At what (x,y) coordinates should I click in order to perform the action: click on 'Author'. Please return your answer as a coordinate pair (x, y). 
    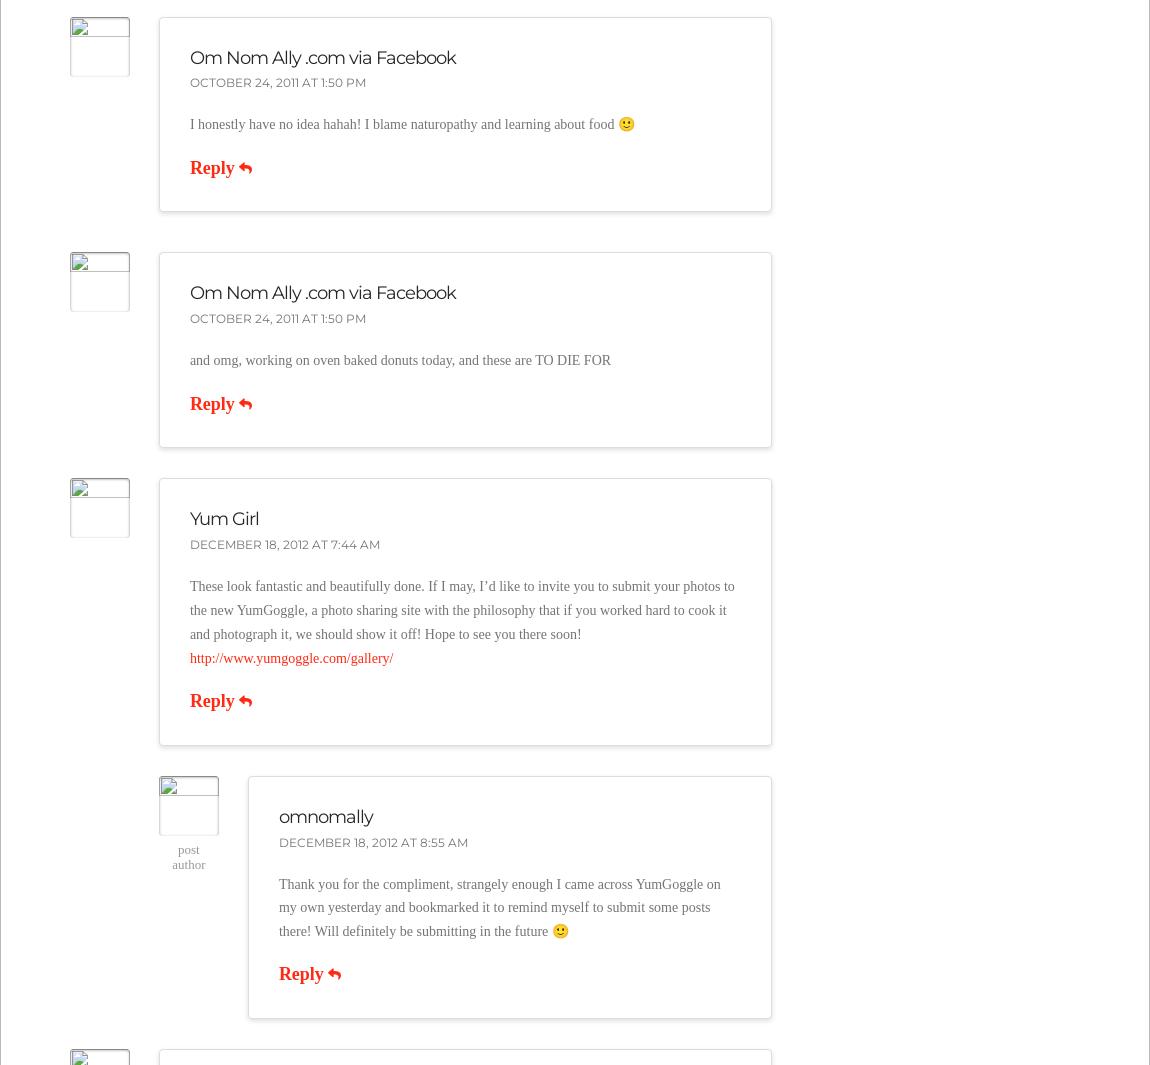
    Looking at the image, I should click on (187, 864).